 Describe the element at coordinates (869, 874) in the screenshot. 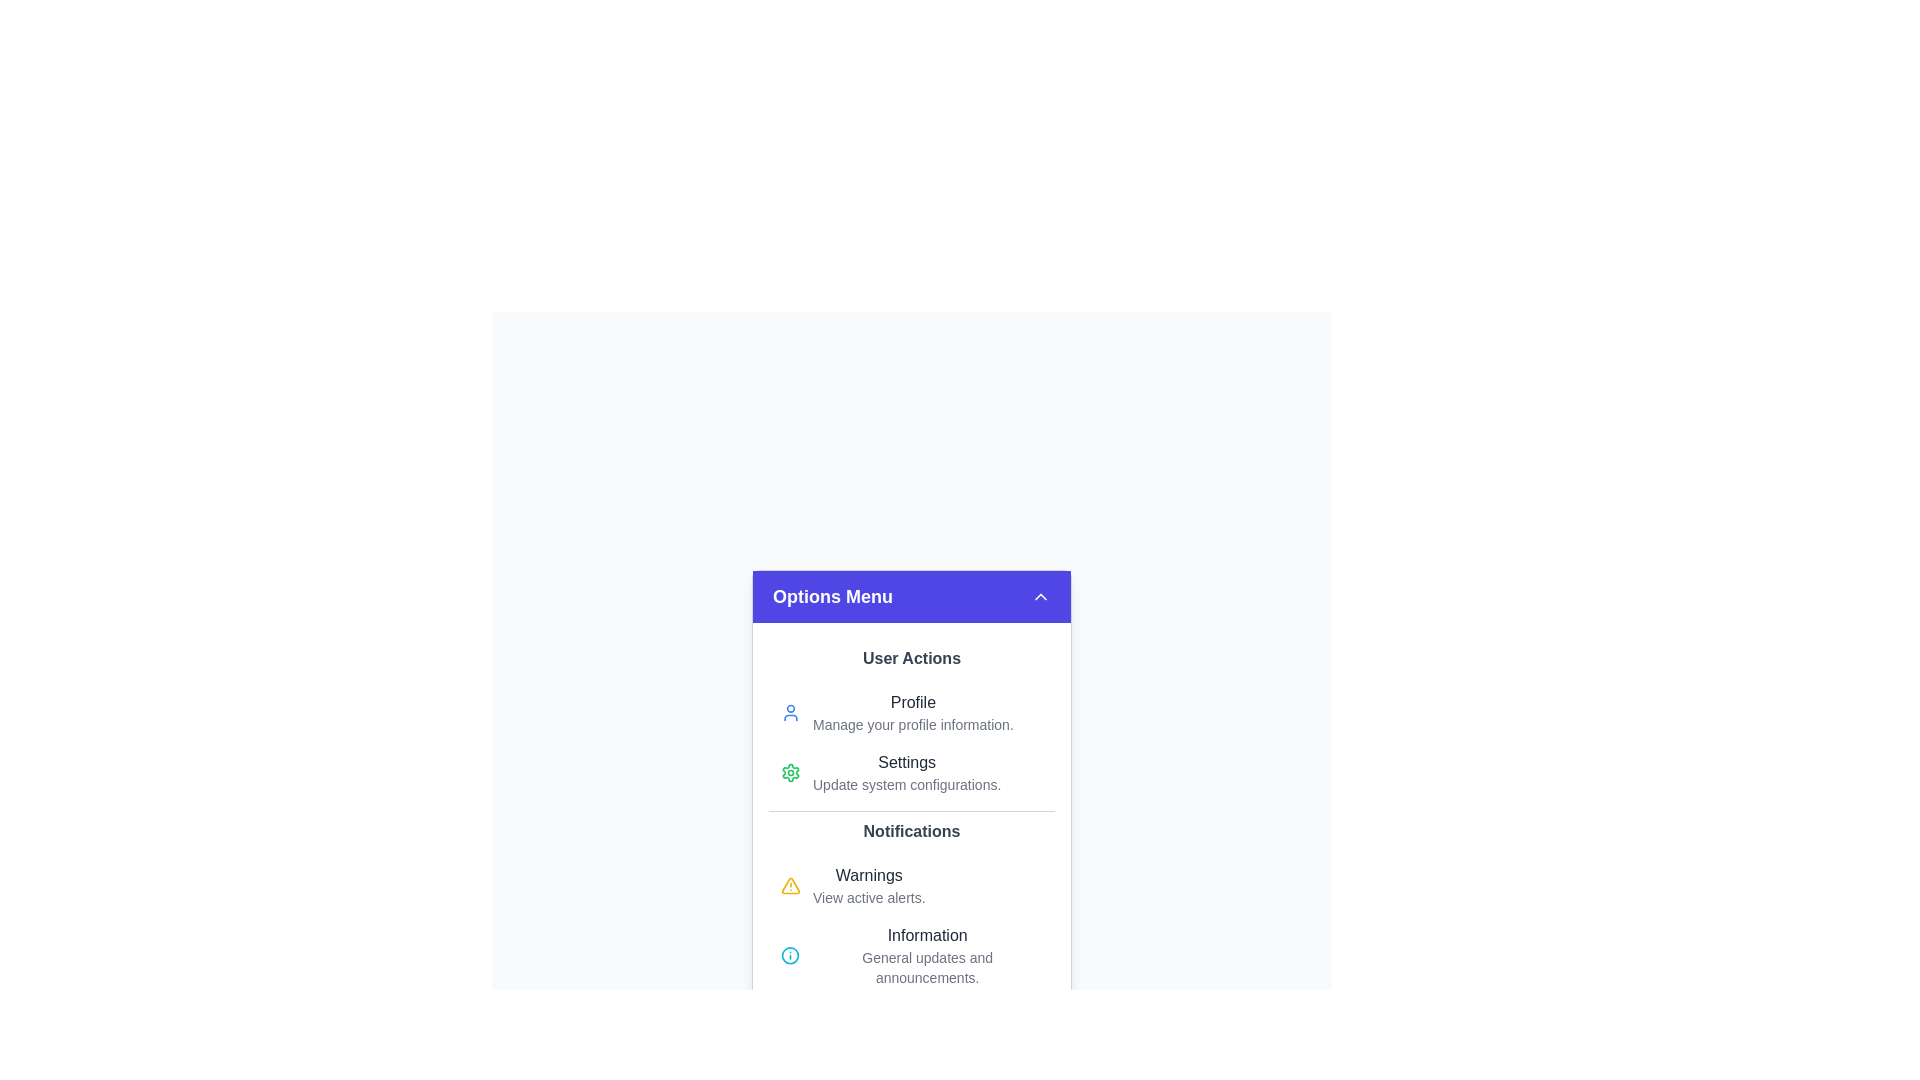

I see `the text label that provides context for the section related to 'View active alerts.' in the 'Notifications' section, which is centrally positioned above that text` at that location.